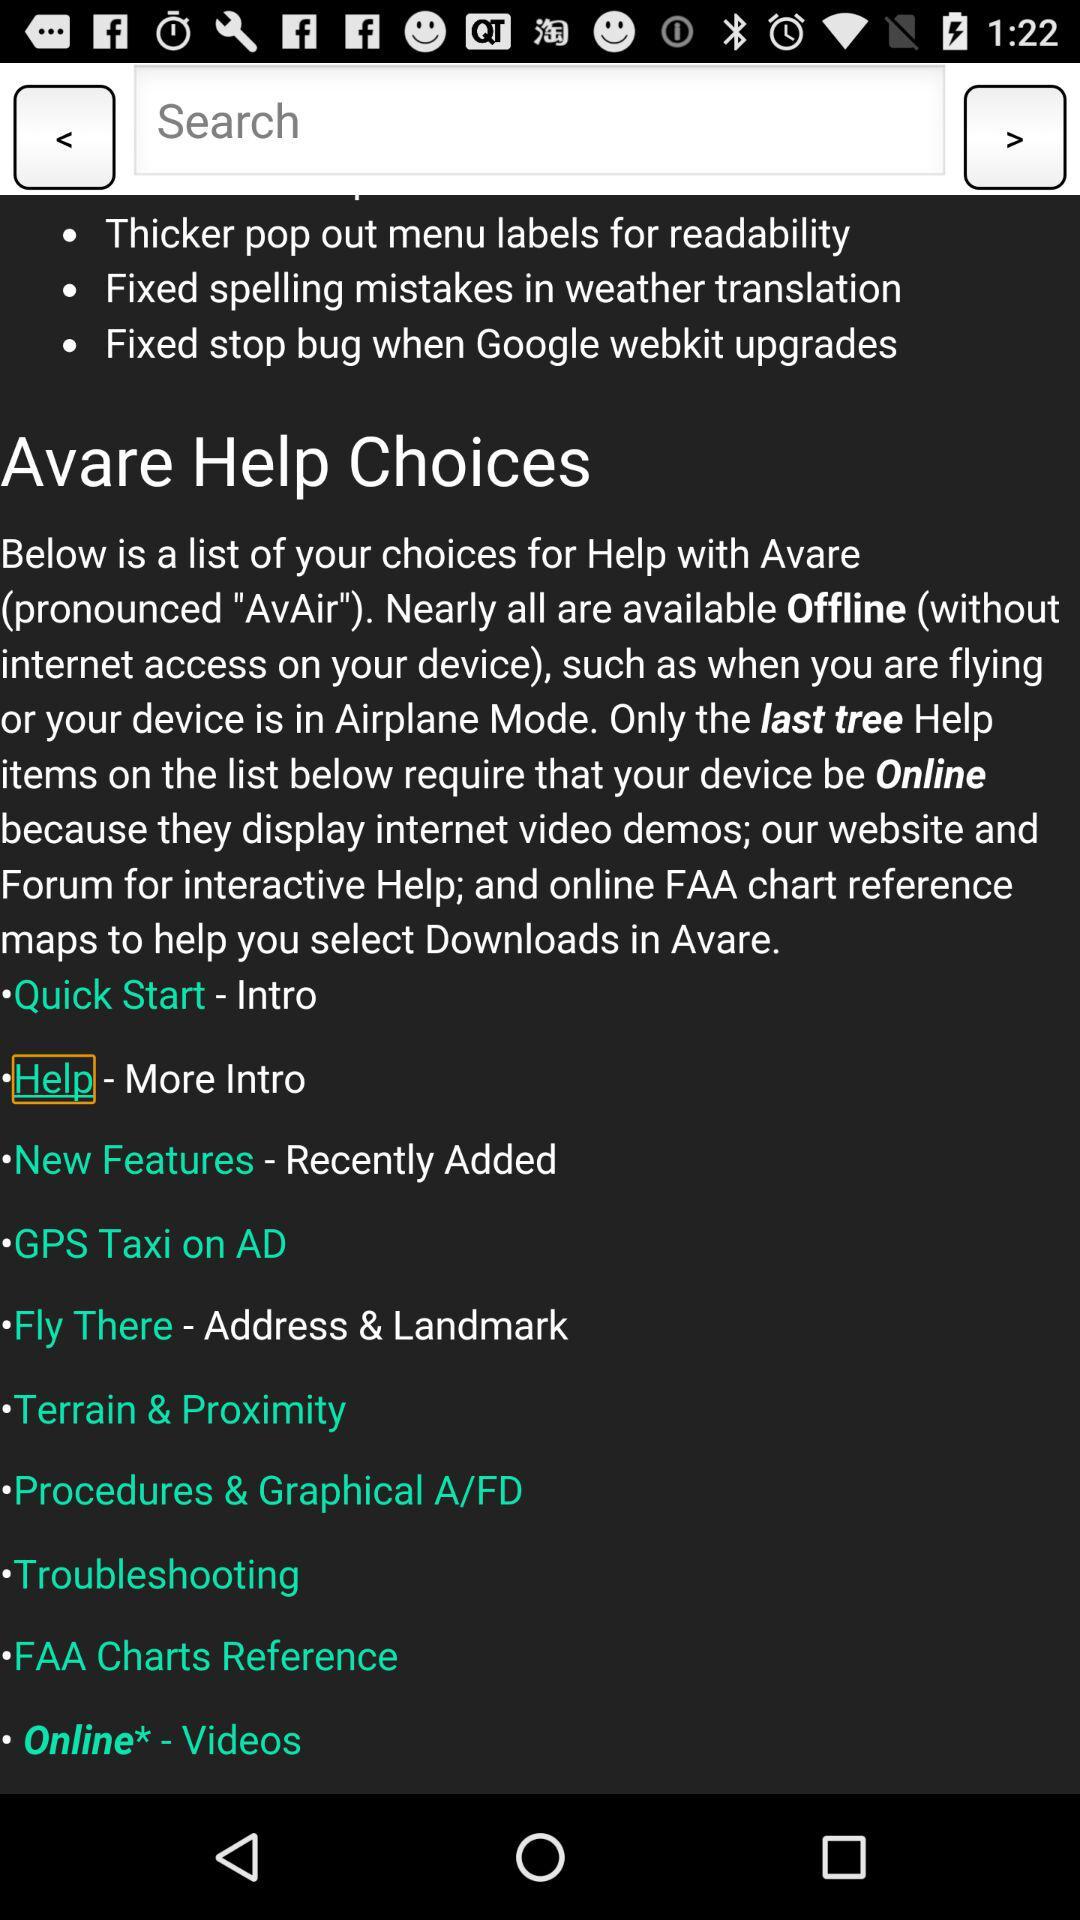 The height and width of the screenshot is (1920, 1080). Describe the element at coordinates (540, 994) in the screenshot. I see `description` at that location.